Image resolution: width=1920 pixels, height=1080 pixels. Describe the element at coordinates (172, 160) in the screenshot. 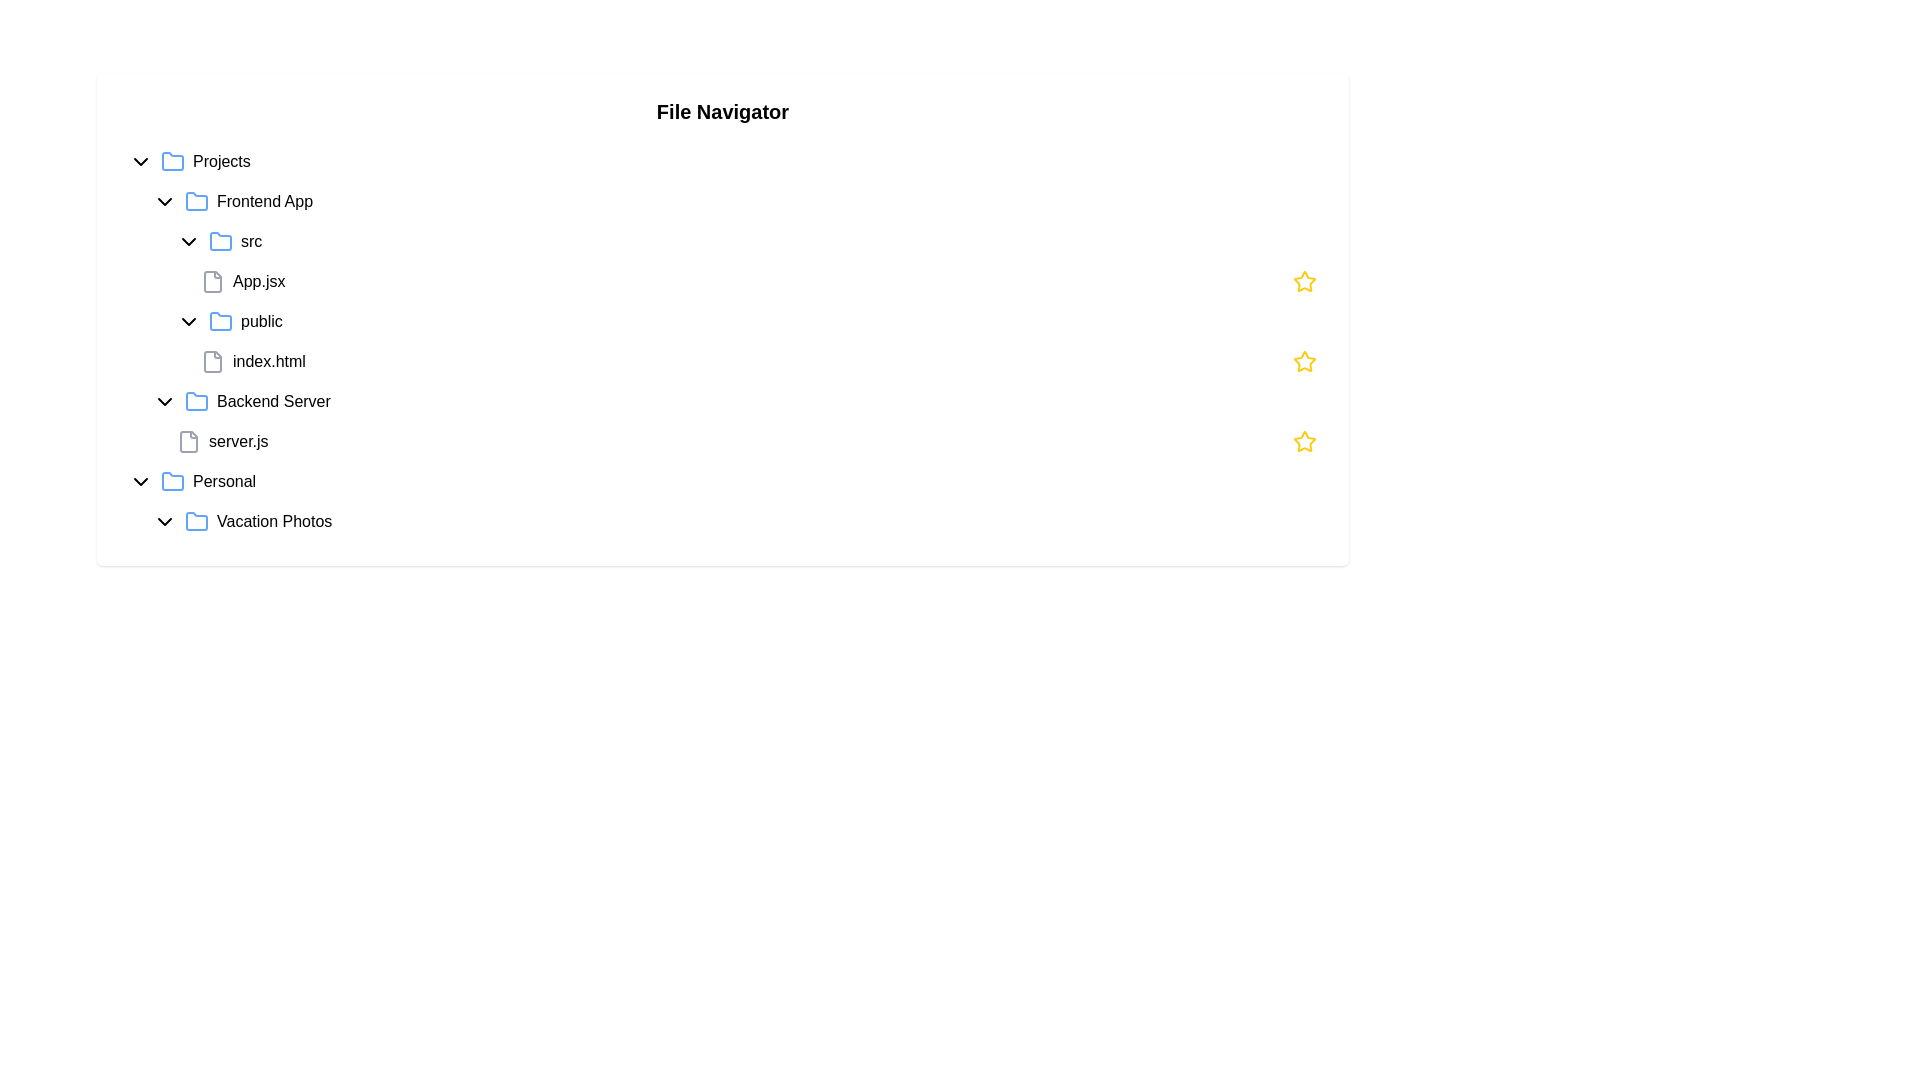

I see `the blue folder icon representing the 'Projects' folder` at that location.